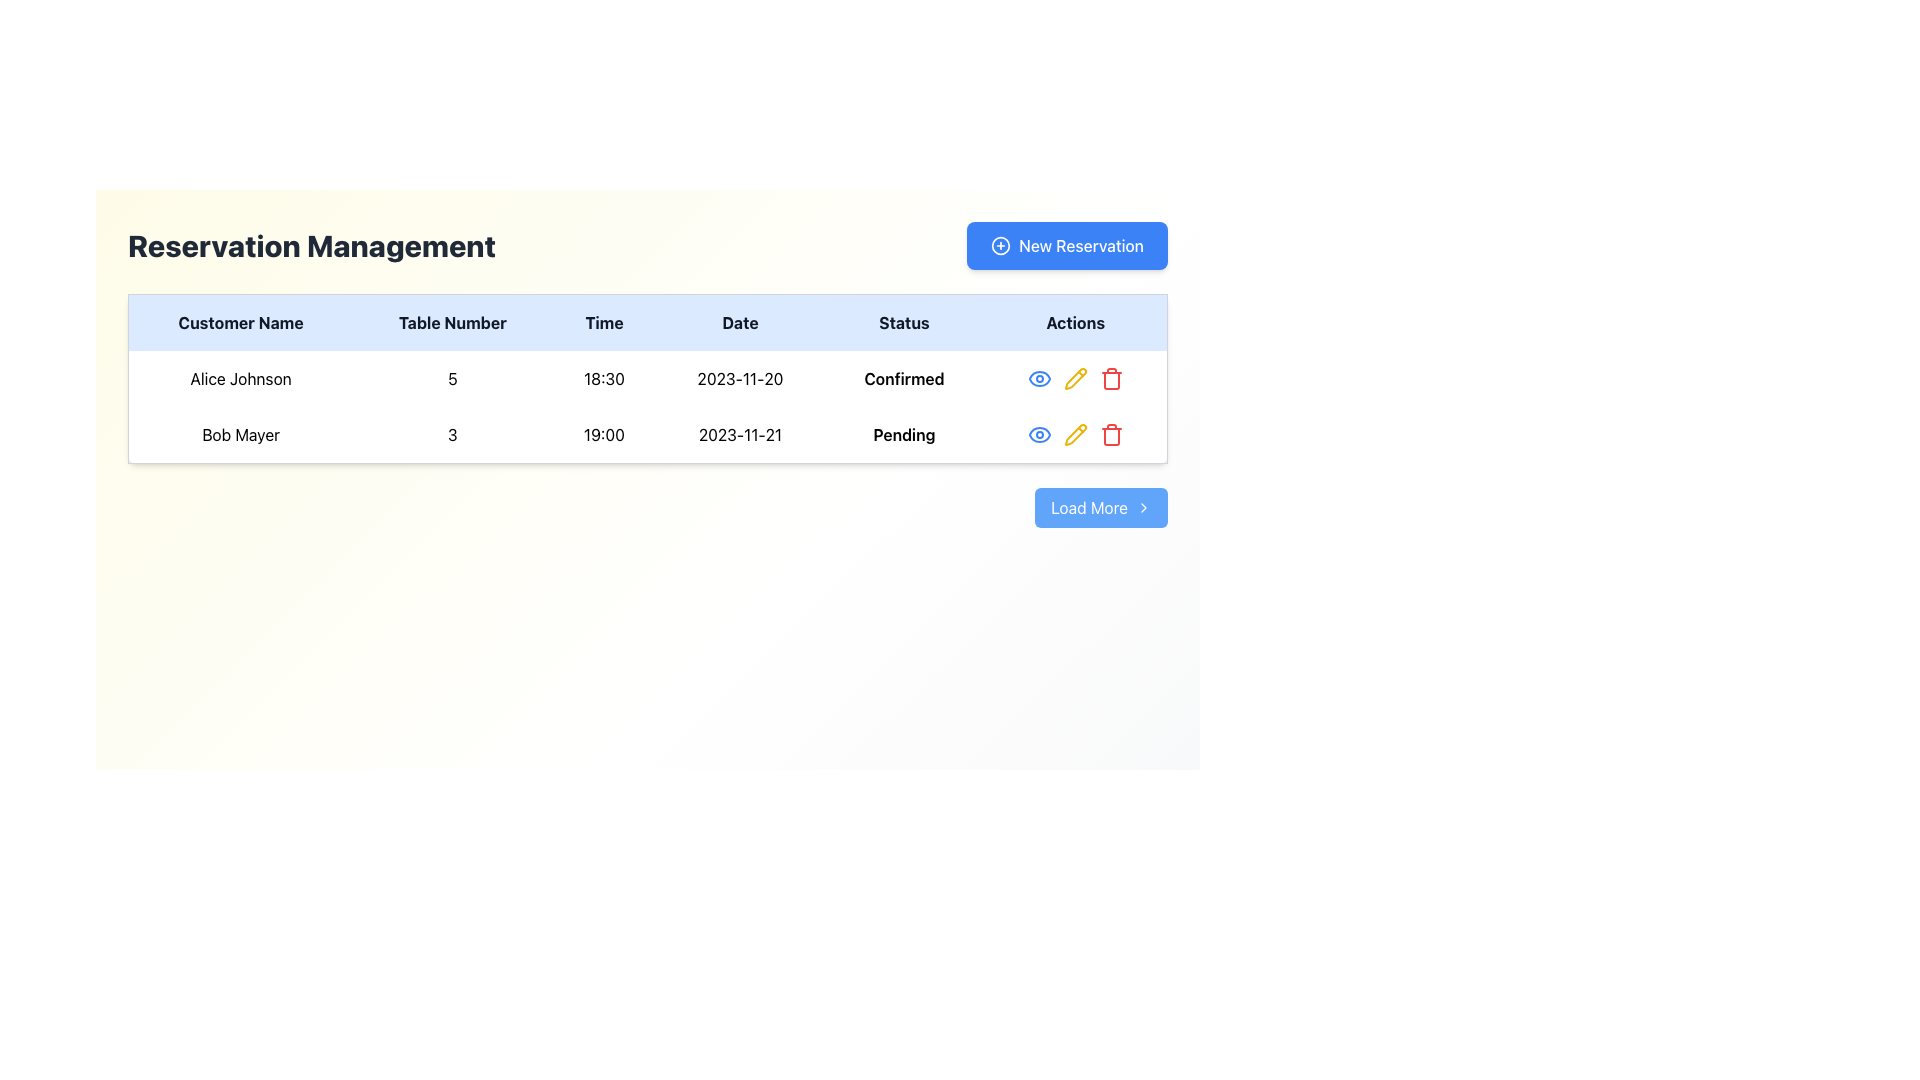  What do you see at coordinates (1074, 434) in the screenshot?
I see `the edit action icon, represented by a pencil, located in the second row of the 'Actions' column to observe the hover effect` at bounding box center [1074, 434].